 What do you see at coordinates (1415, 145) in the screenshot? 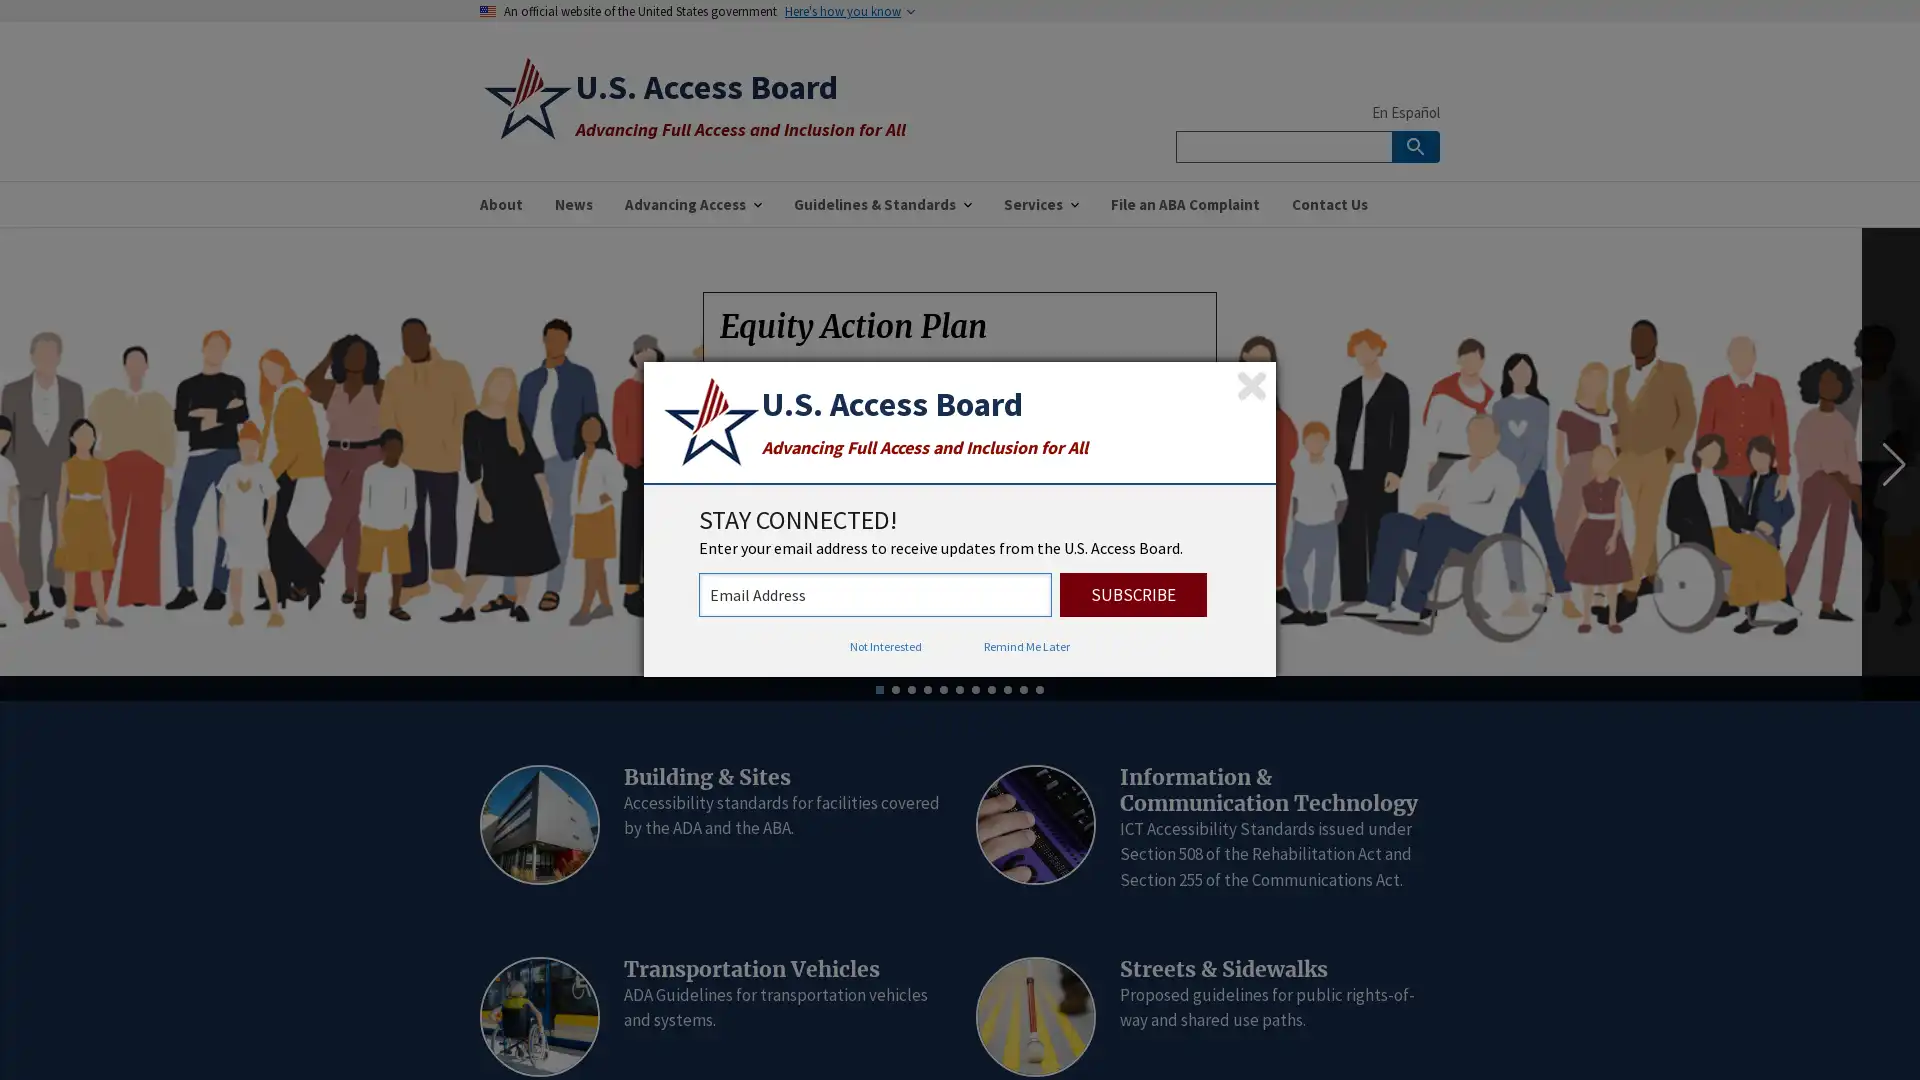
I see `Search` at bounding box center [1415, 145].